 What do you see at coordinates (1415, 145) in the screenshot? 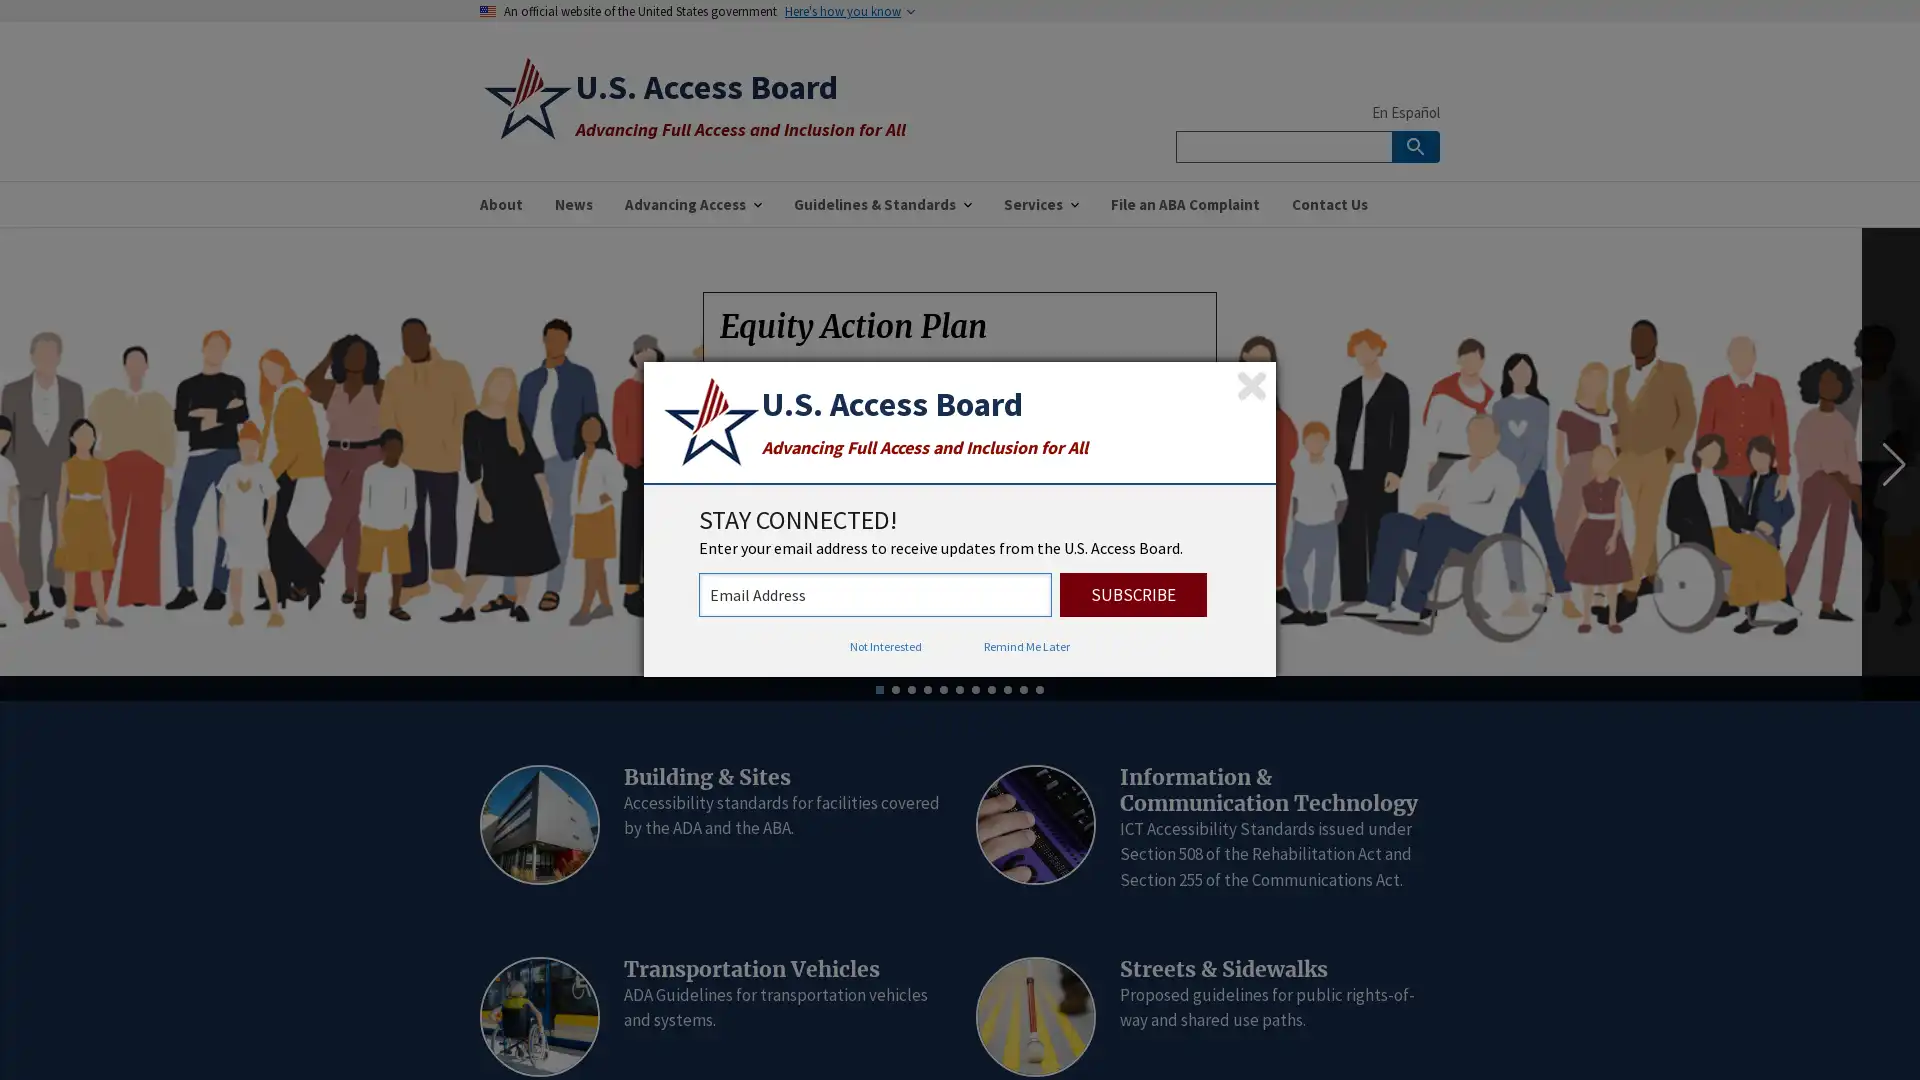
I see `Search` at bounding box center [1415, 145].